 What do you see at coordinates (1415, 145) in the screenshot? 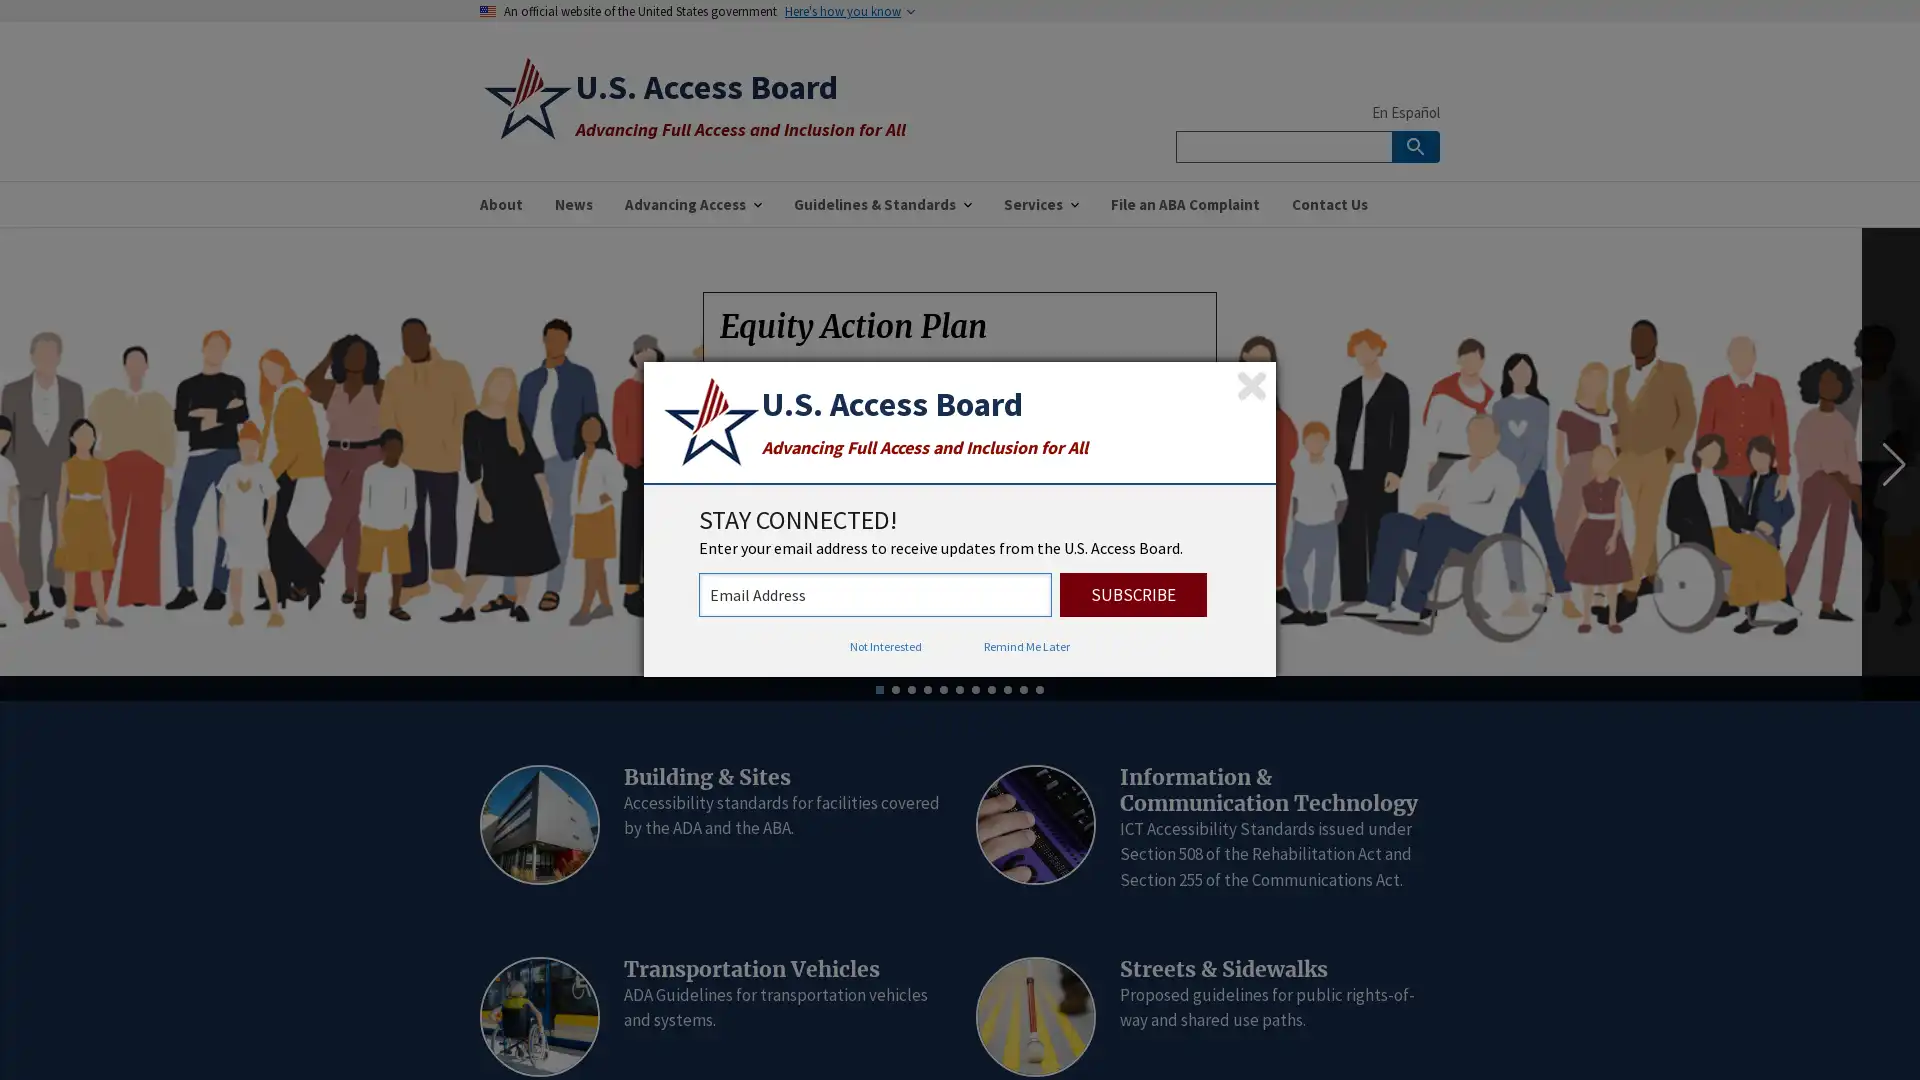
I see `Search` at bounding box center [1415, 145].